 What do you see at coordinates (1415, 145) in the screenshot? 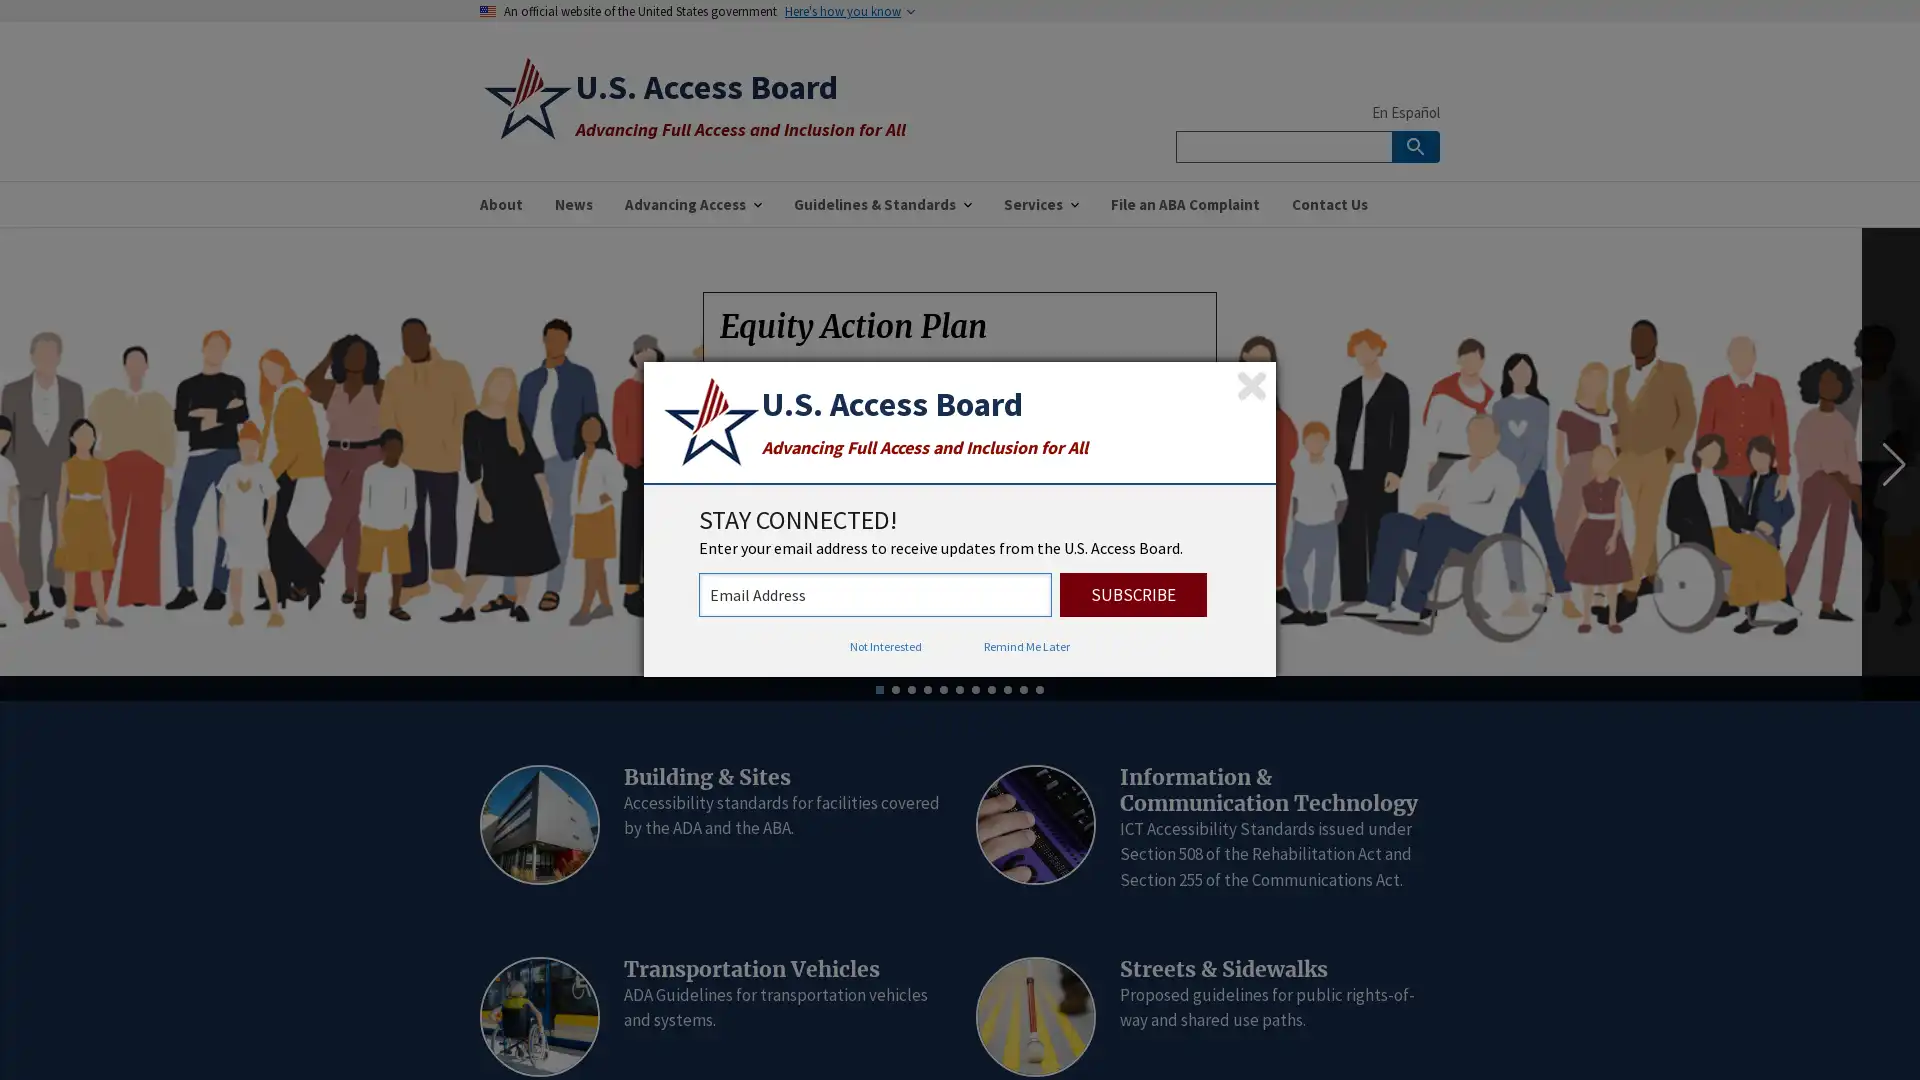
I see `Search` at bounding box center [1415, 145].